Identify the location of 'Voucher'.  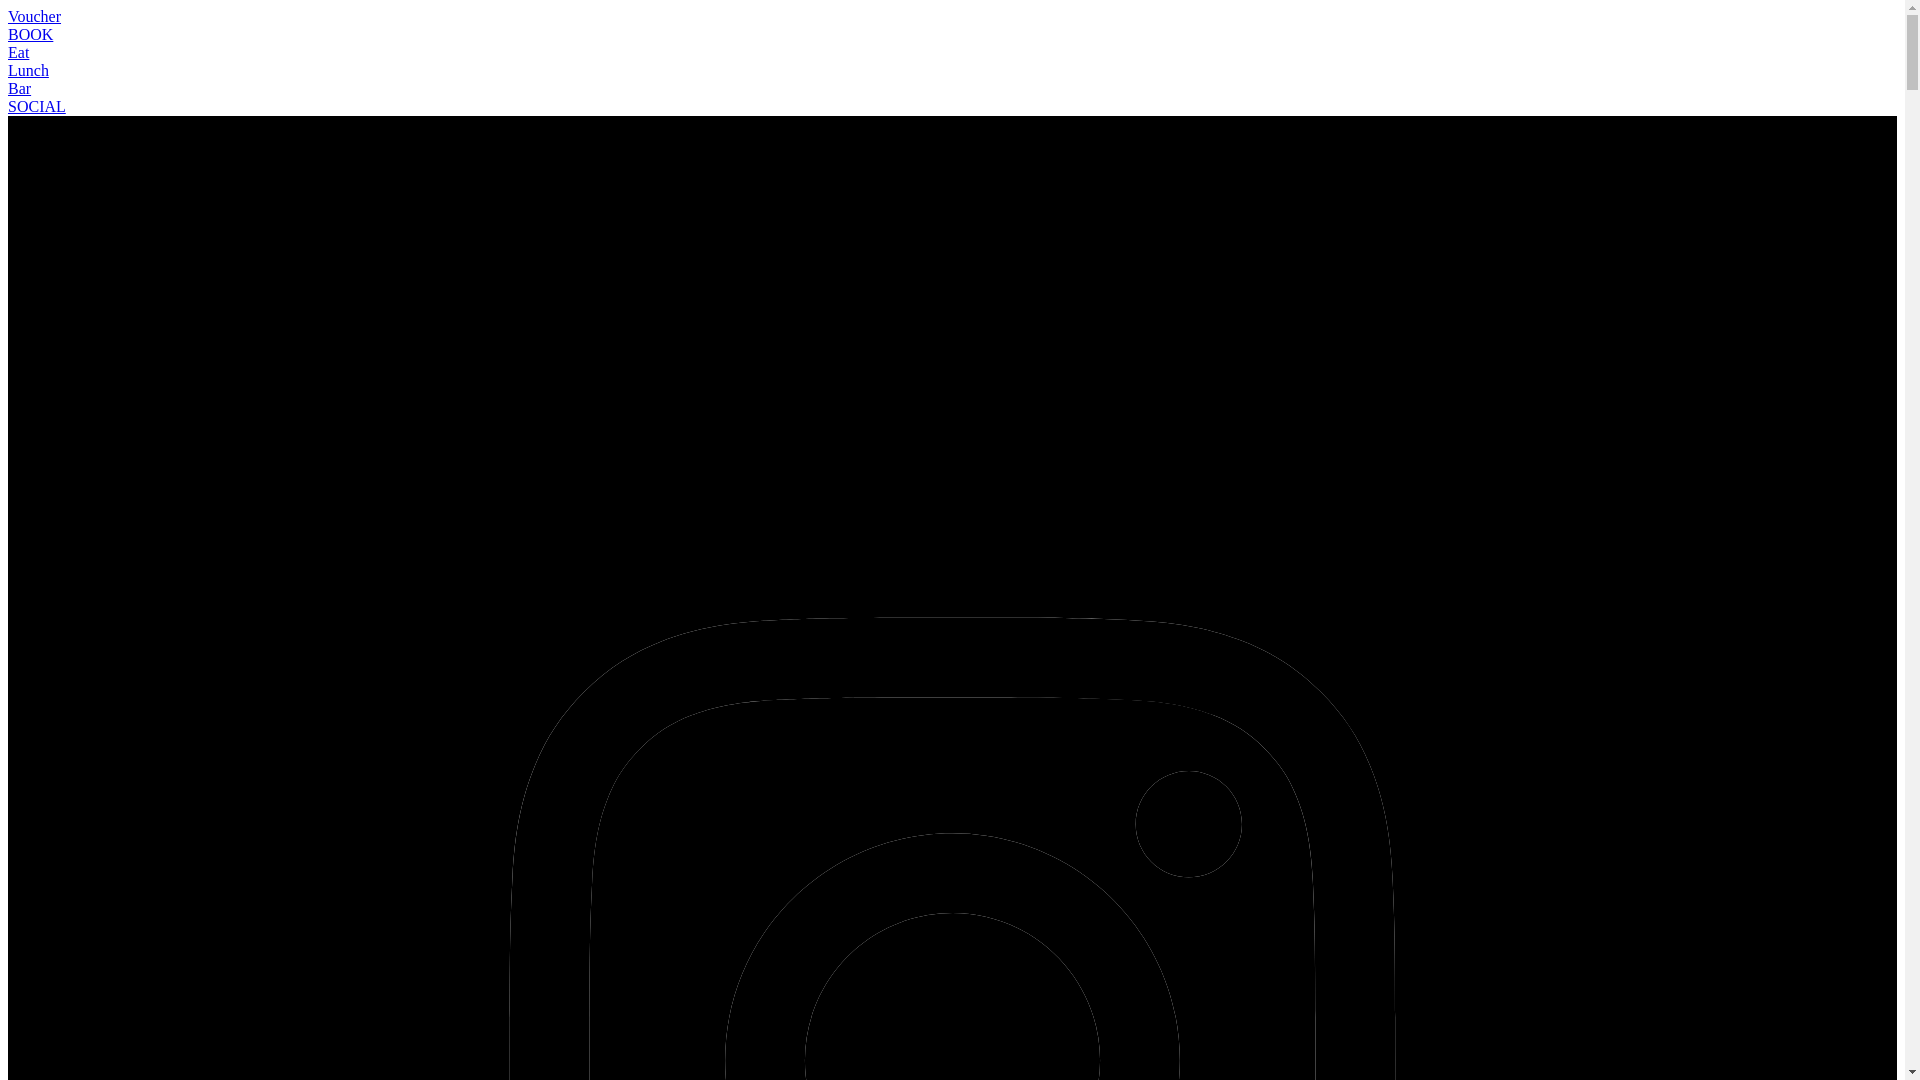
(34, 16).